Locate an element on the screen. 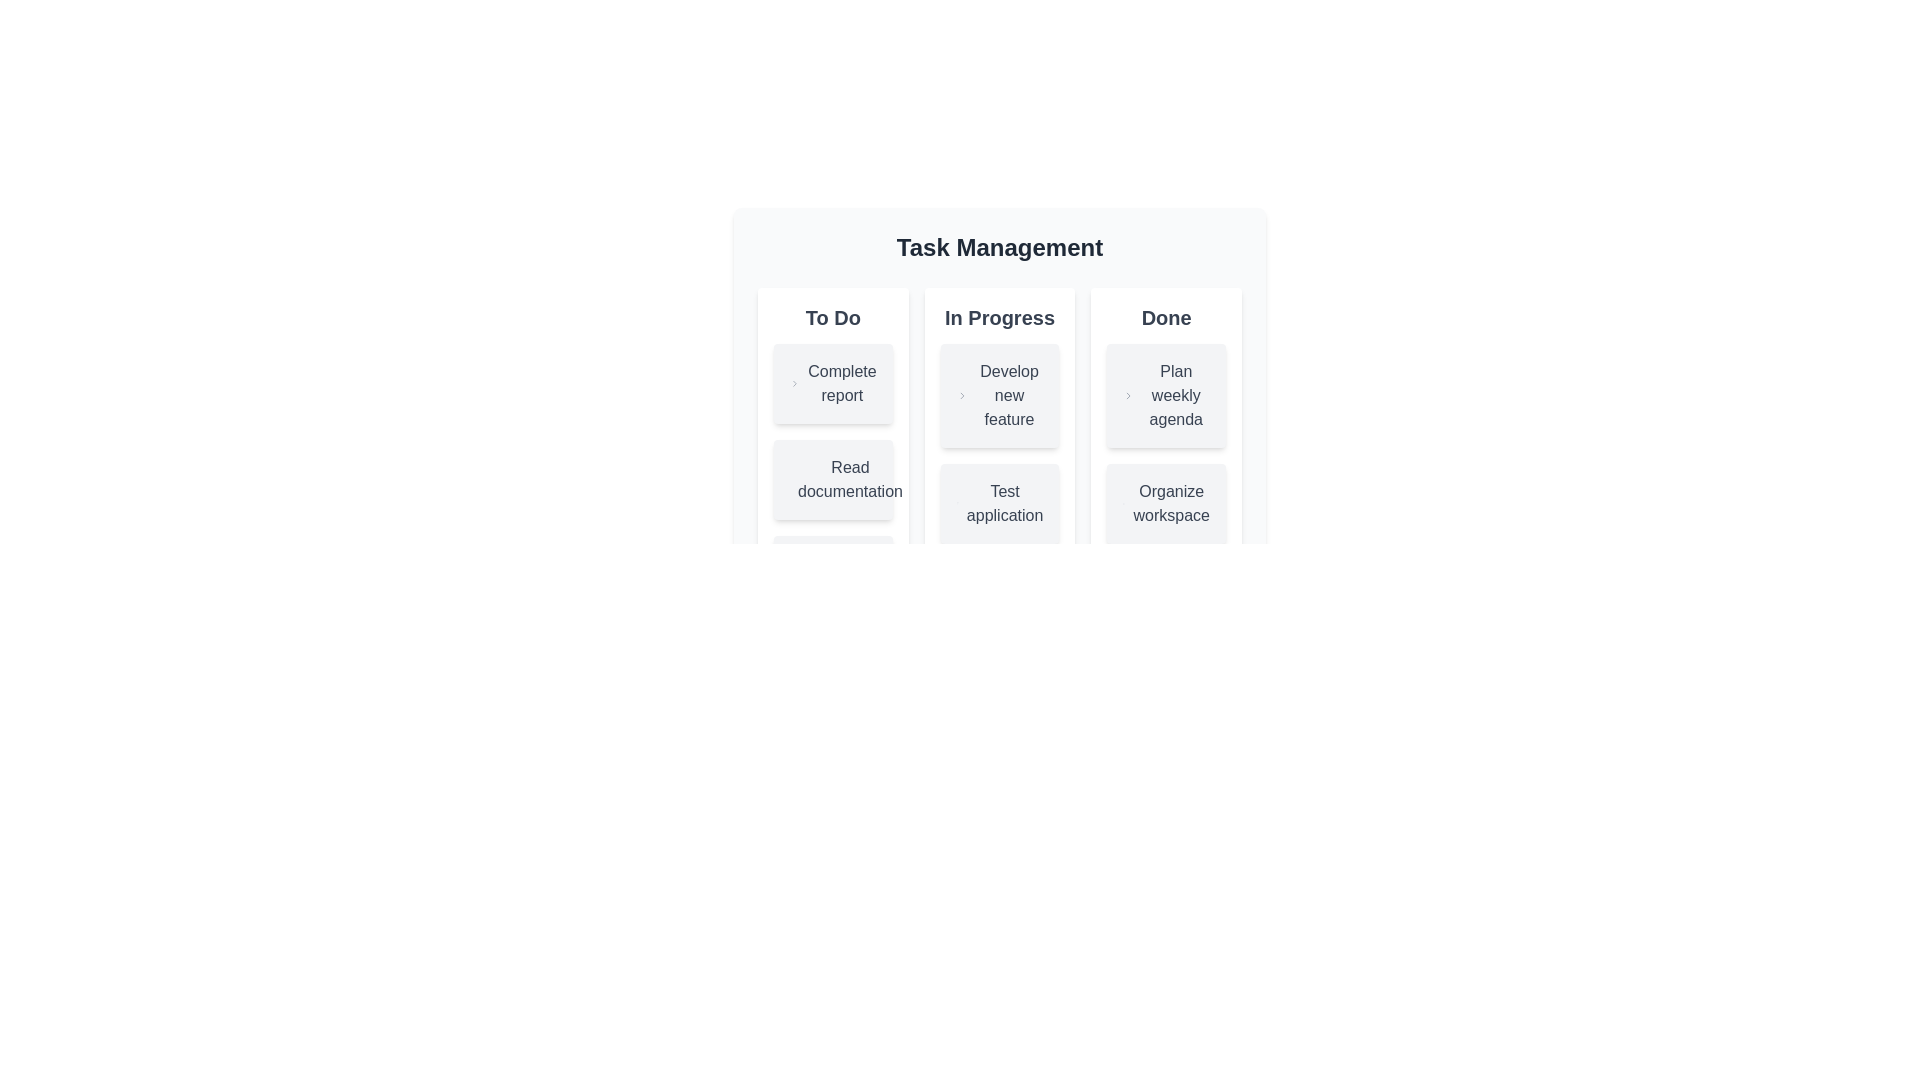  the task item labeled 'Read documentation' is located at coordinates (833, 479).